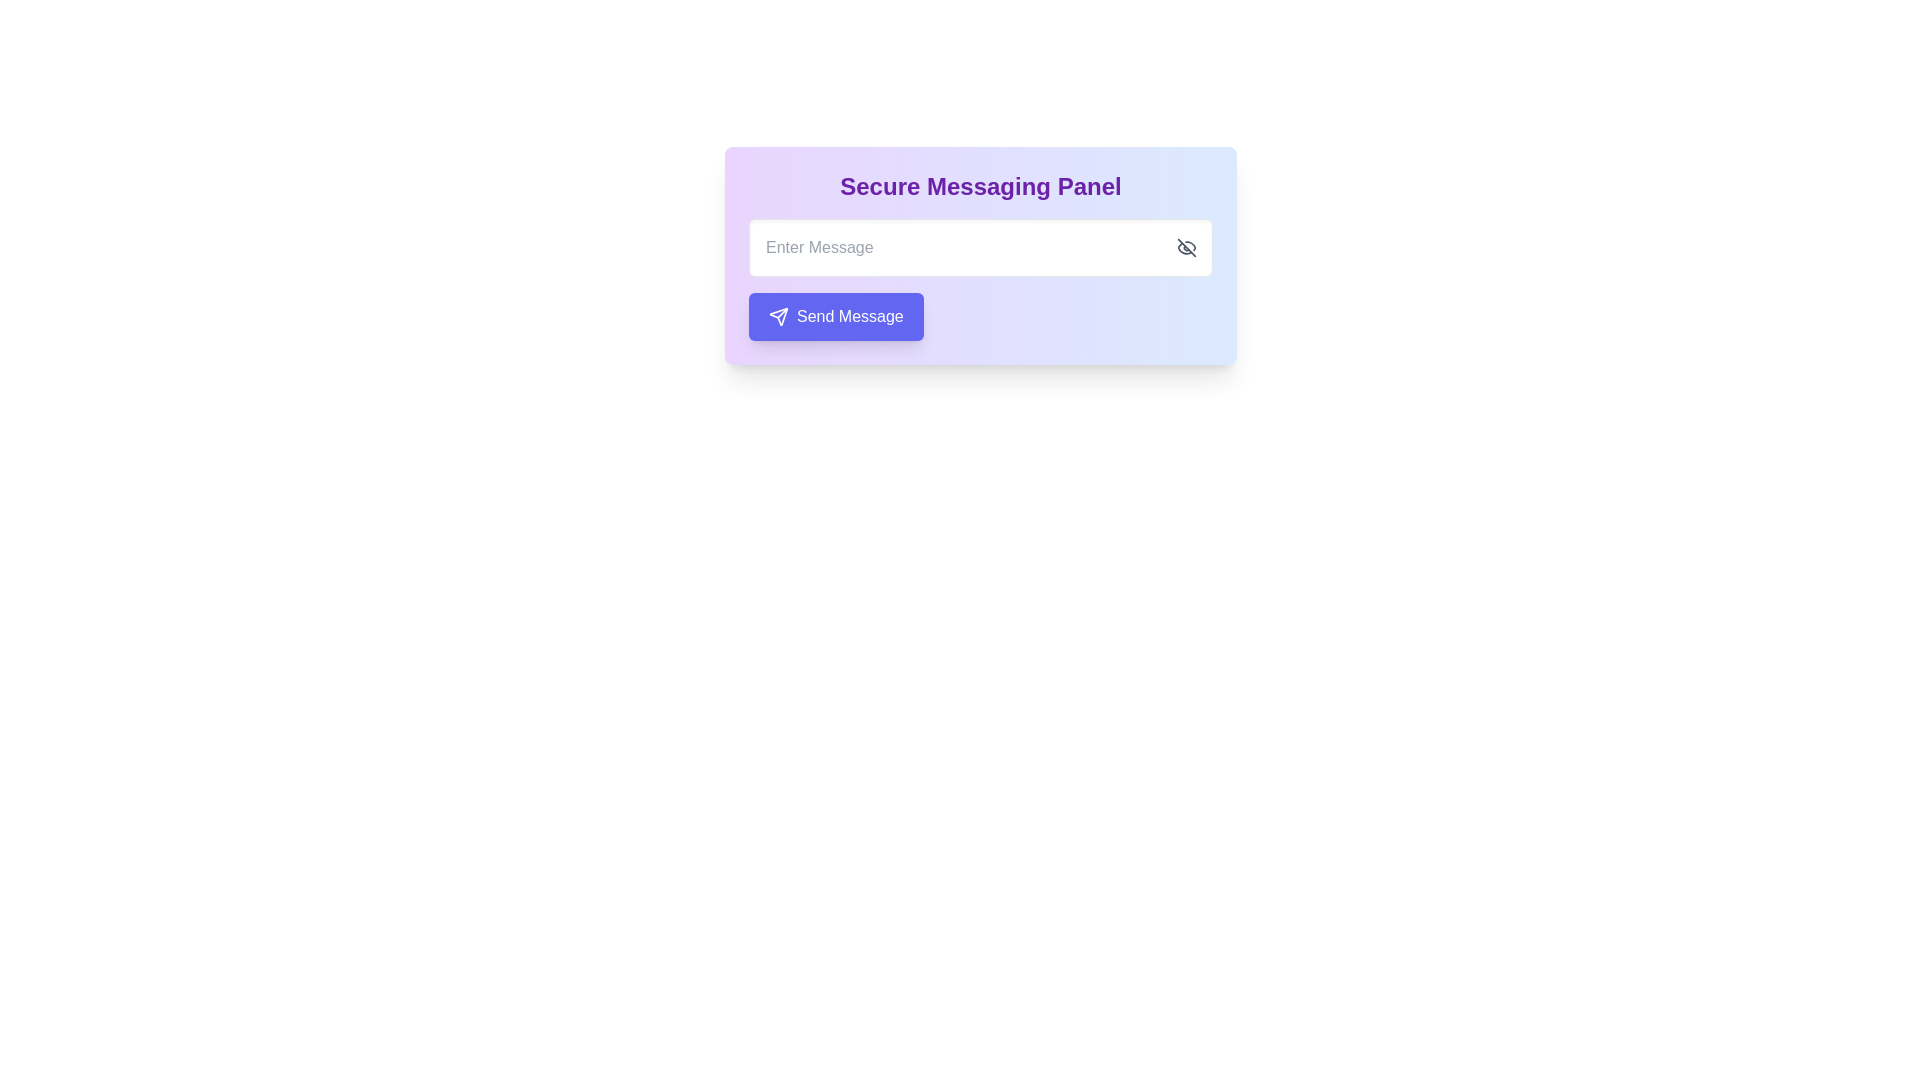 This screenshot has height=1080, width=1920. Describe the element at coordinates (777, 315) in the screenshot. I see `the 'Send Message' button icon` at that location.